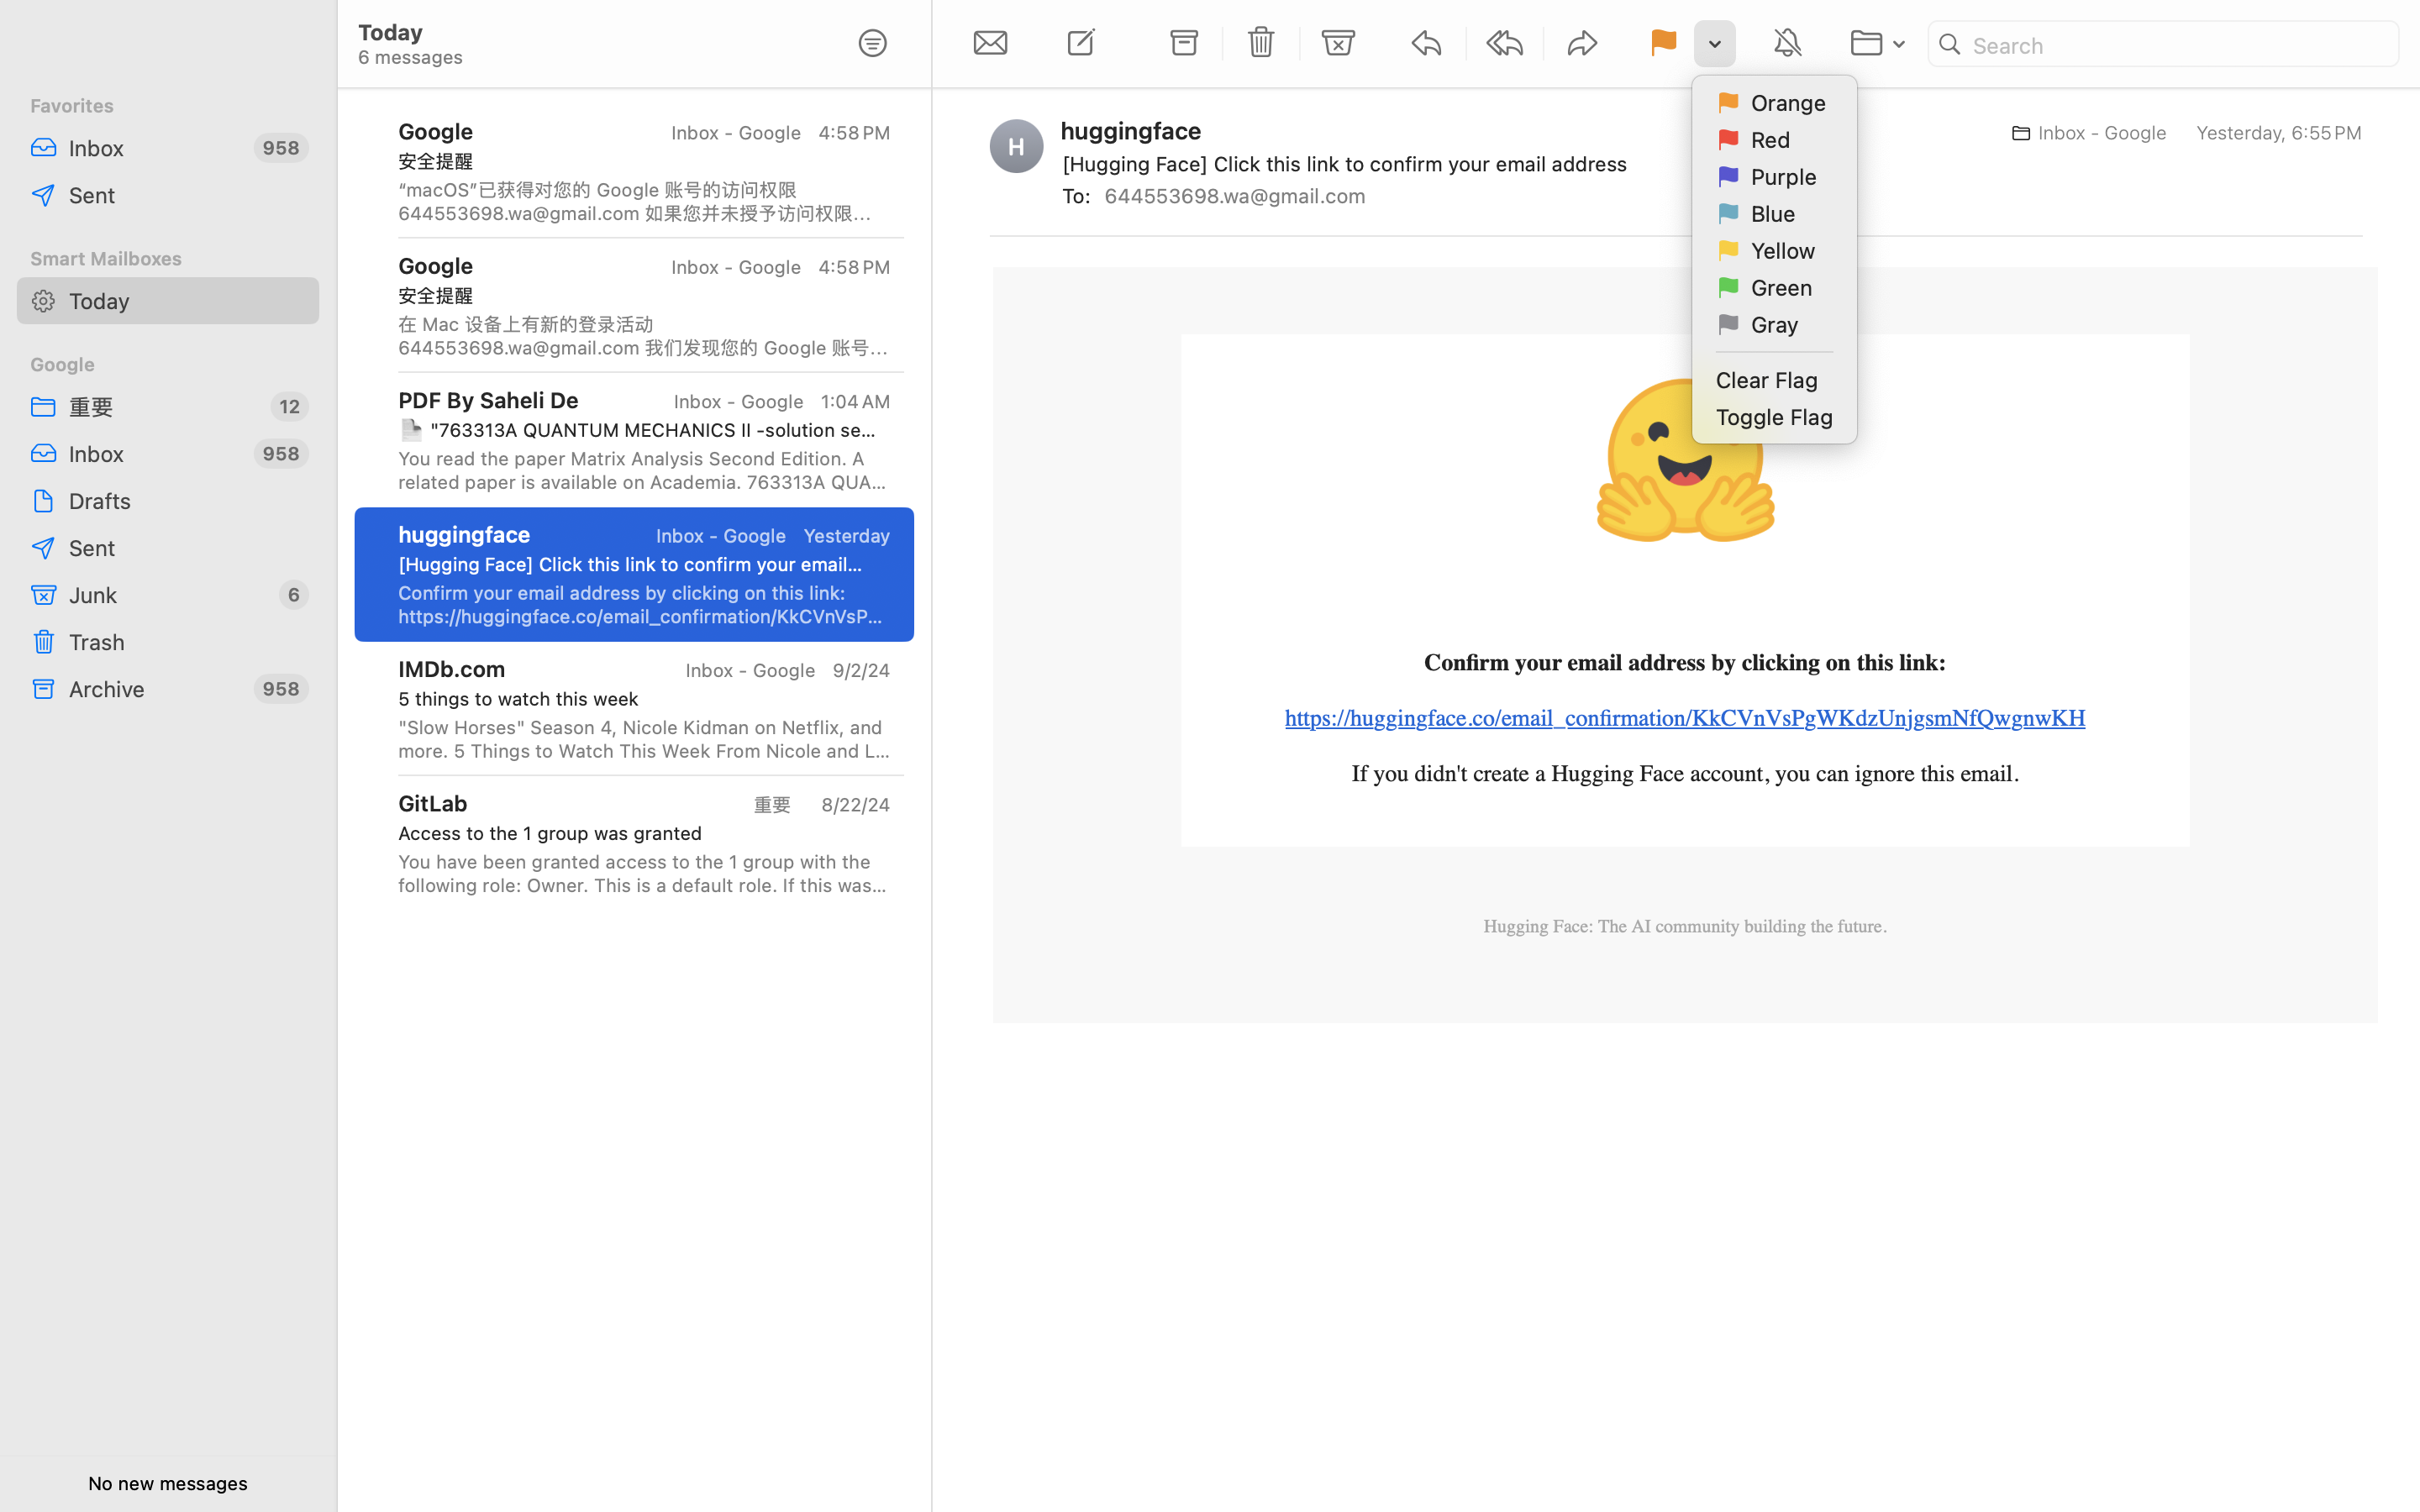 The height and width of the screenshot is (1512, 2420). What do you see at coordinates (166, 1482) in the screenshot?
I see `'No new messages'` at bounding box center [166, 1482].